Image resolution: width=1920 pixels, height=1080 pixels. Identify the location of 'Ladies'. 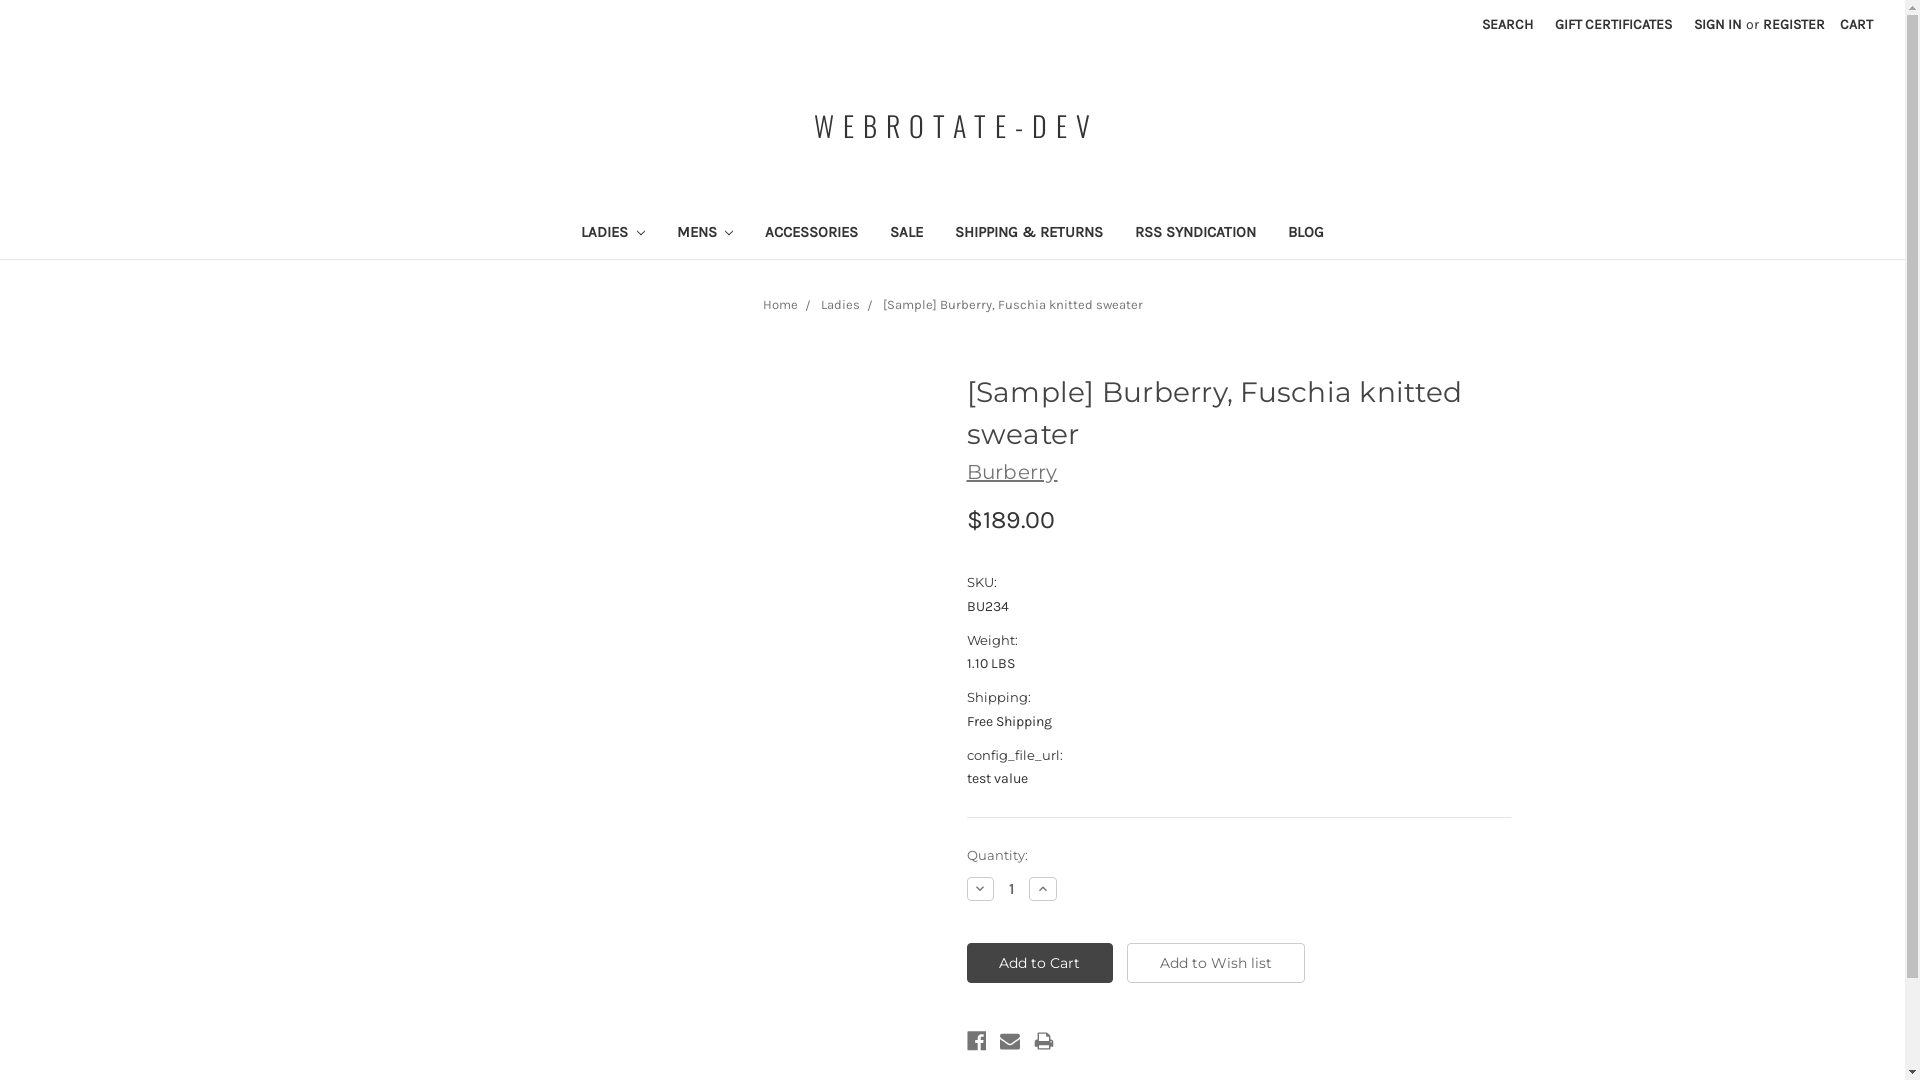
(839, 304).